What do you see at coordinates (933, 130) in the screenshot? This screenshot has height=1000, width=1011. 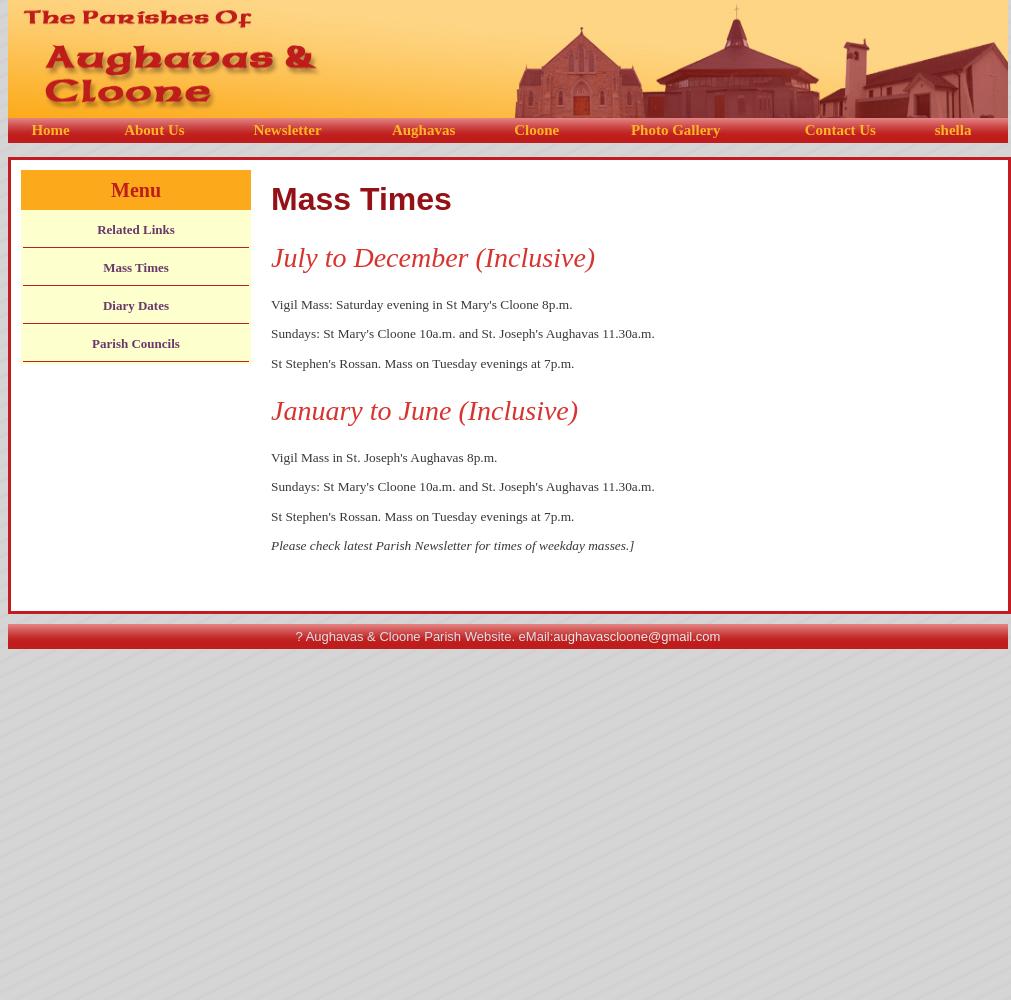 I see `'shella'` at bounding box center [933, 130].